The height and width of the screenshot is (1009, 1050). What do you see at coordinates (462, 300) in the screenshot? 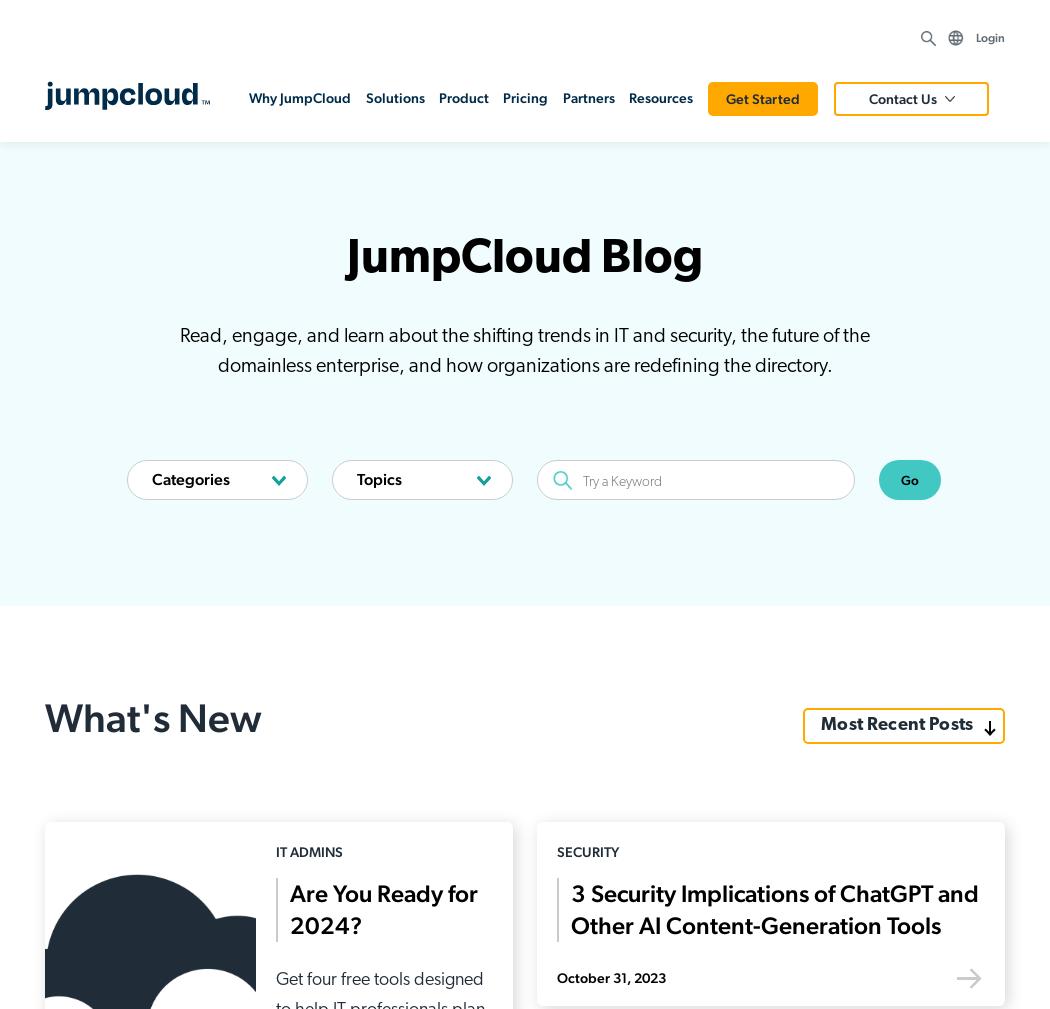
I see `'1'` at bounding box center [462, 300].